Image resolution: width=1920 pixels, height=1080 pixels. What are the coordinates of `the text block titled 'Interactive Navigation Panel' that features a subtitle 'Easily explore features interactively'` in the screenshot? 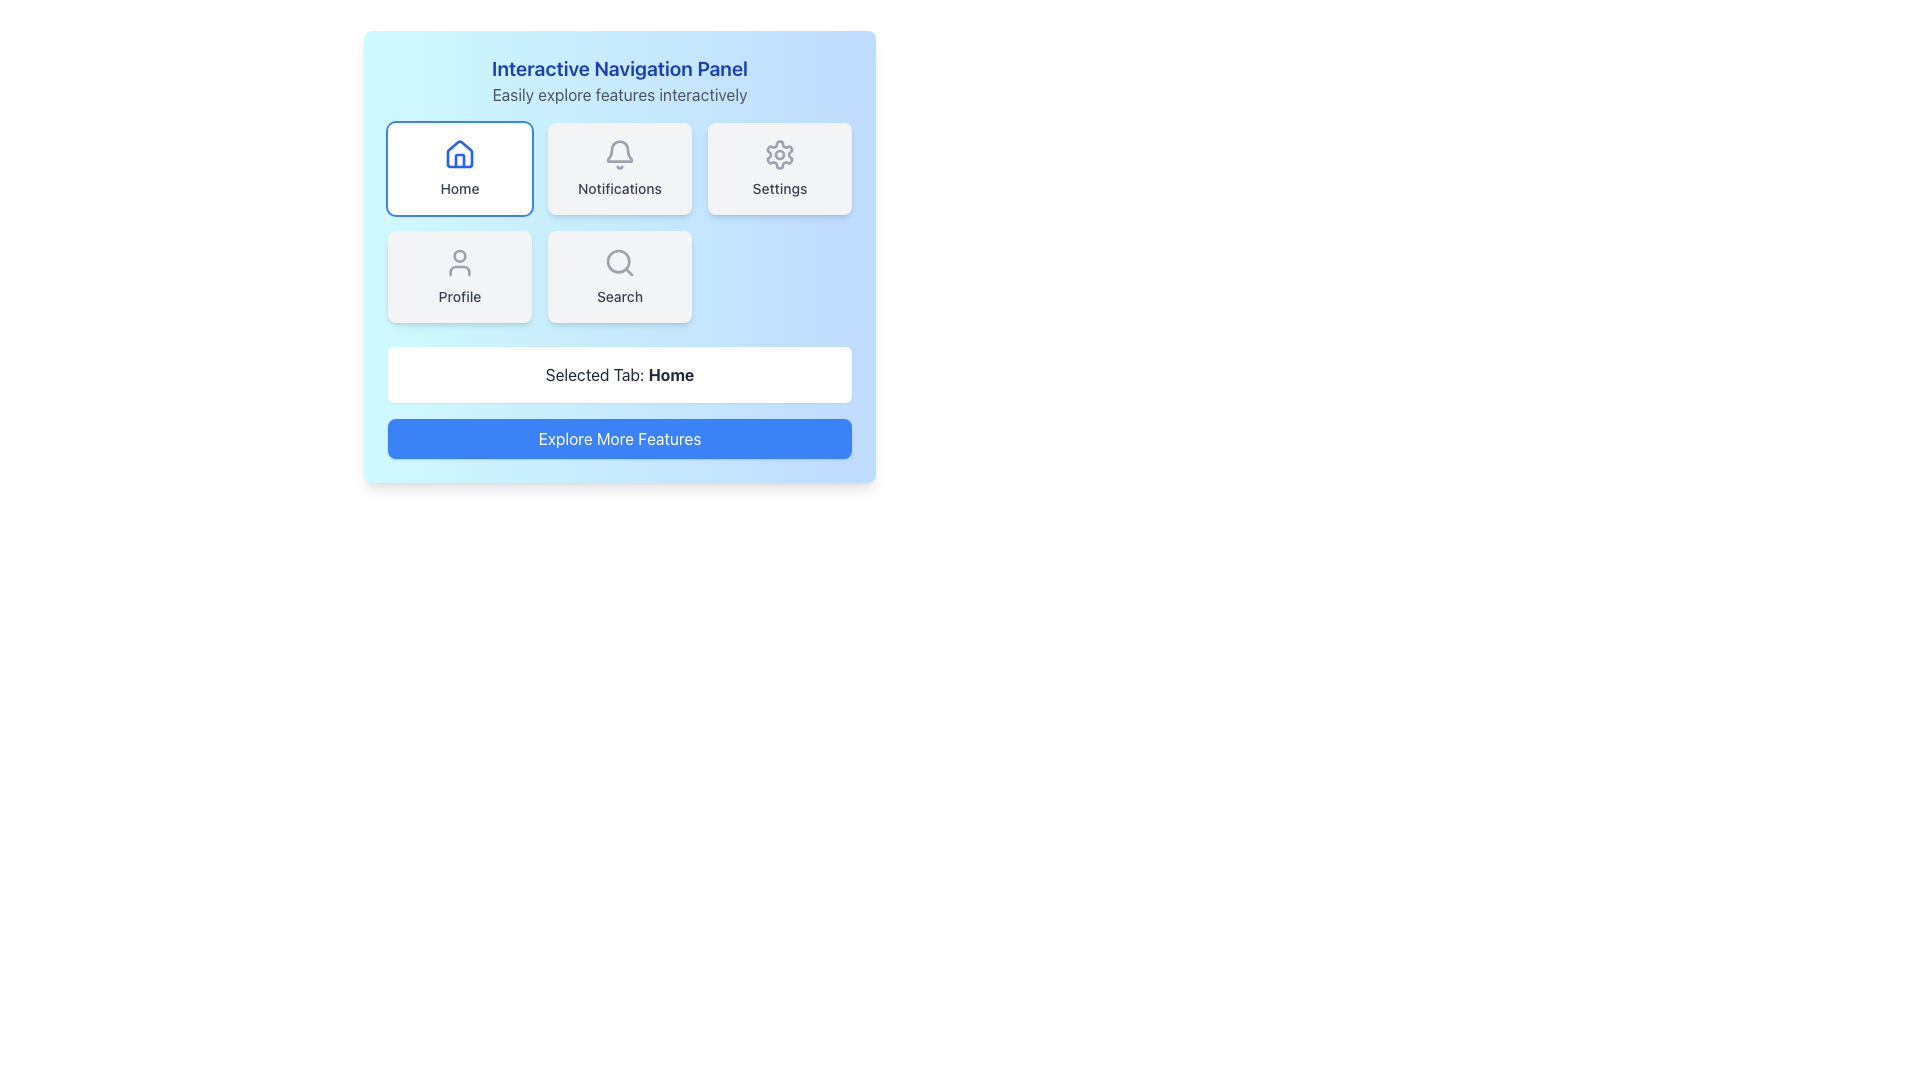 It's located at (618, 80).